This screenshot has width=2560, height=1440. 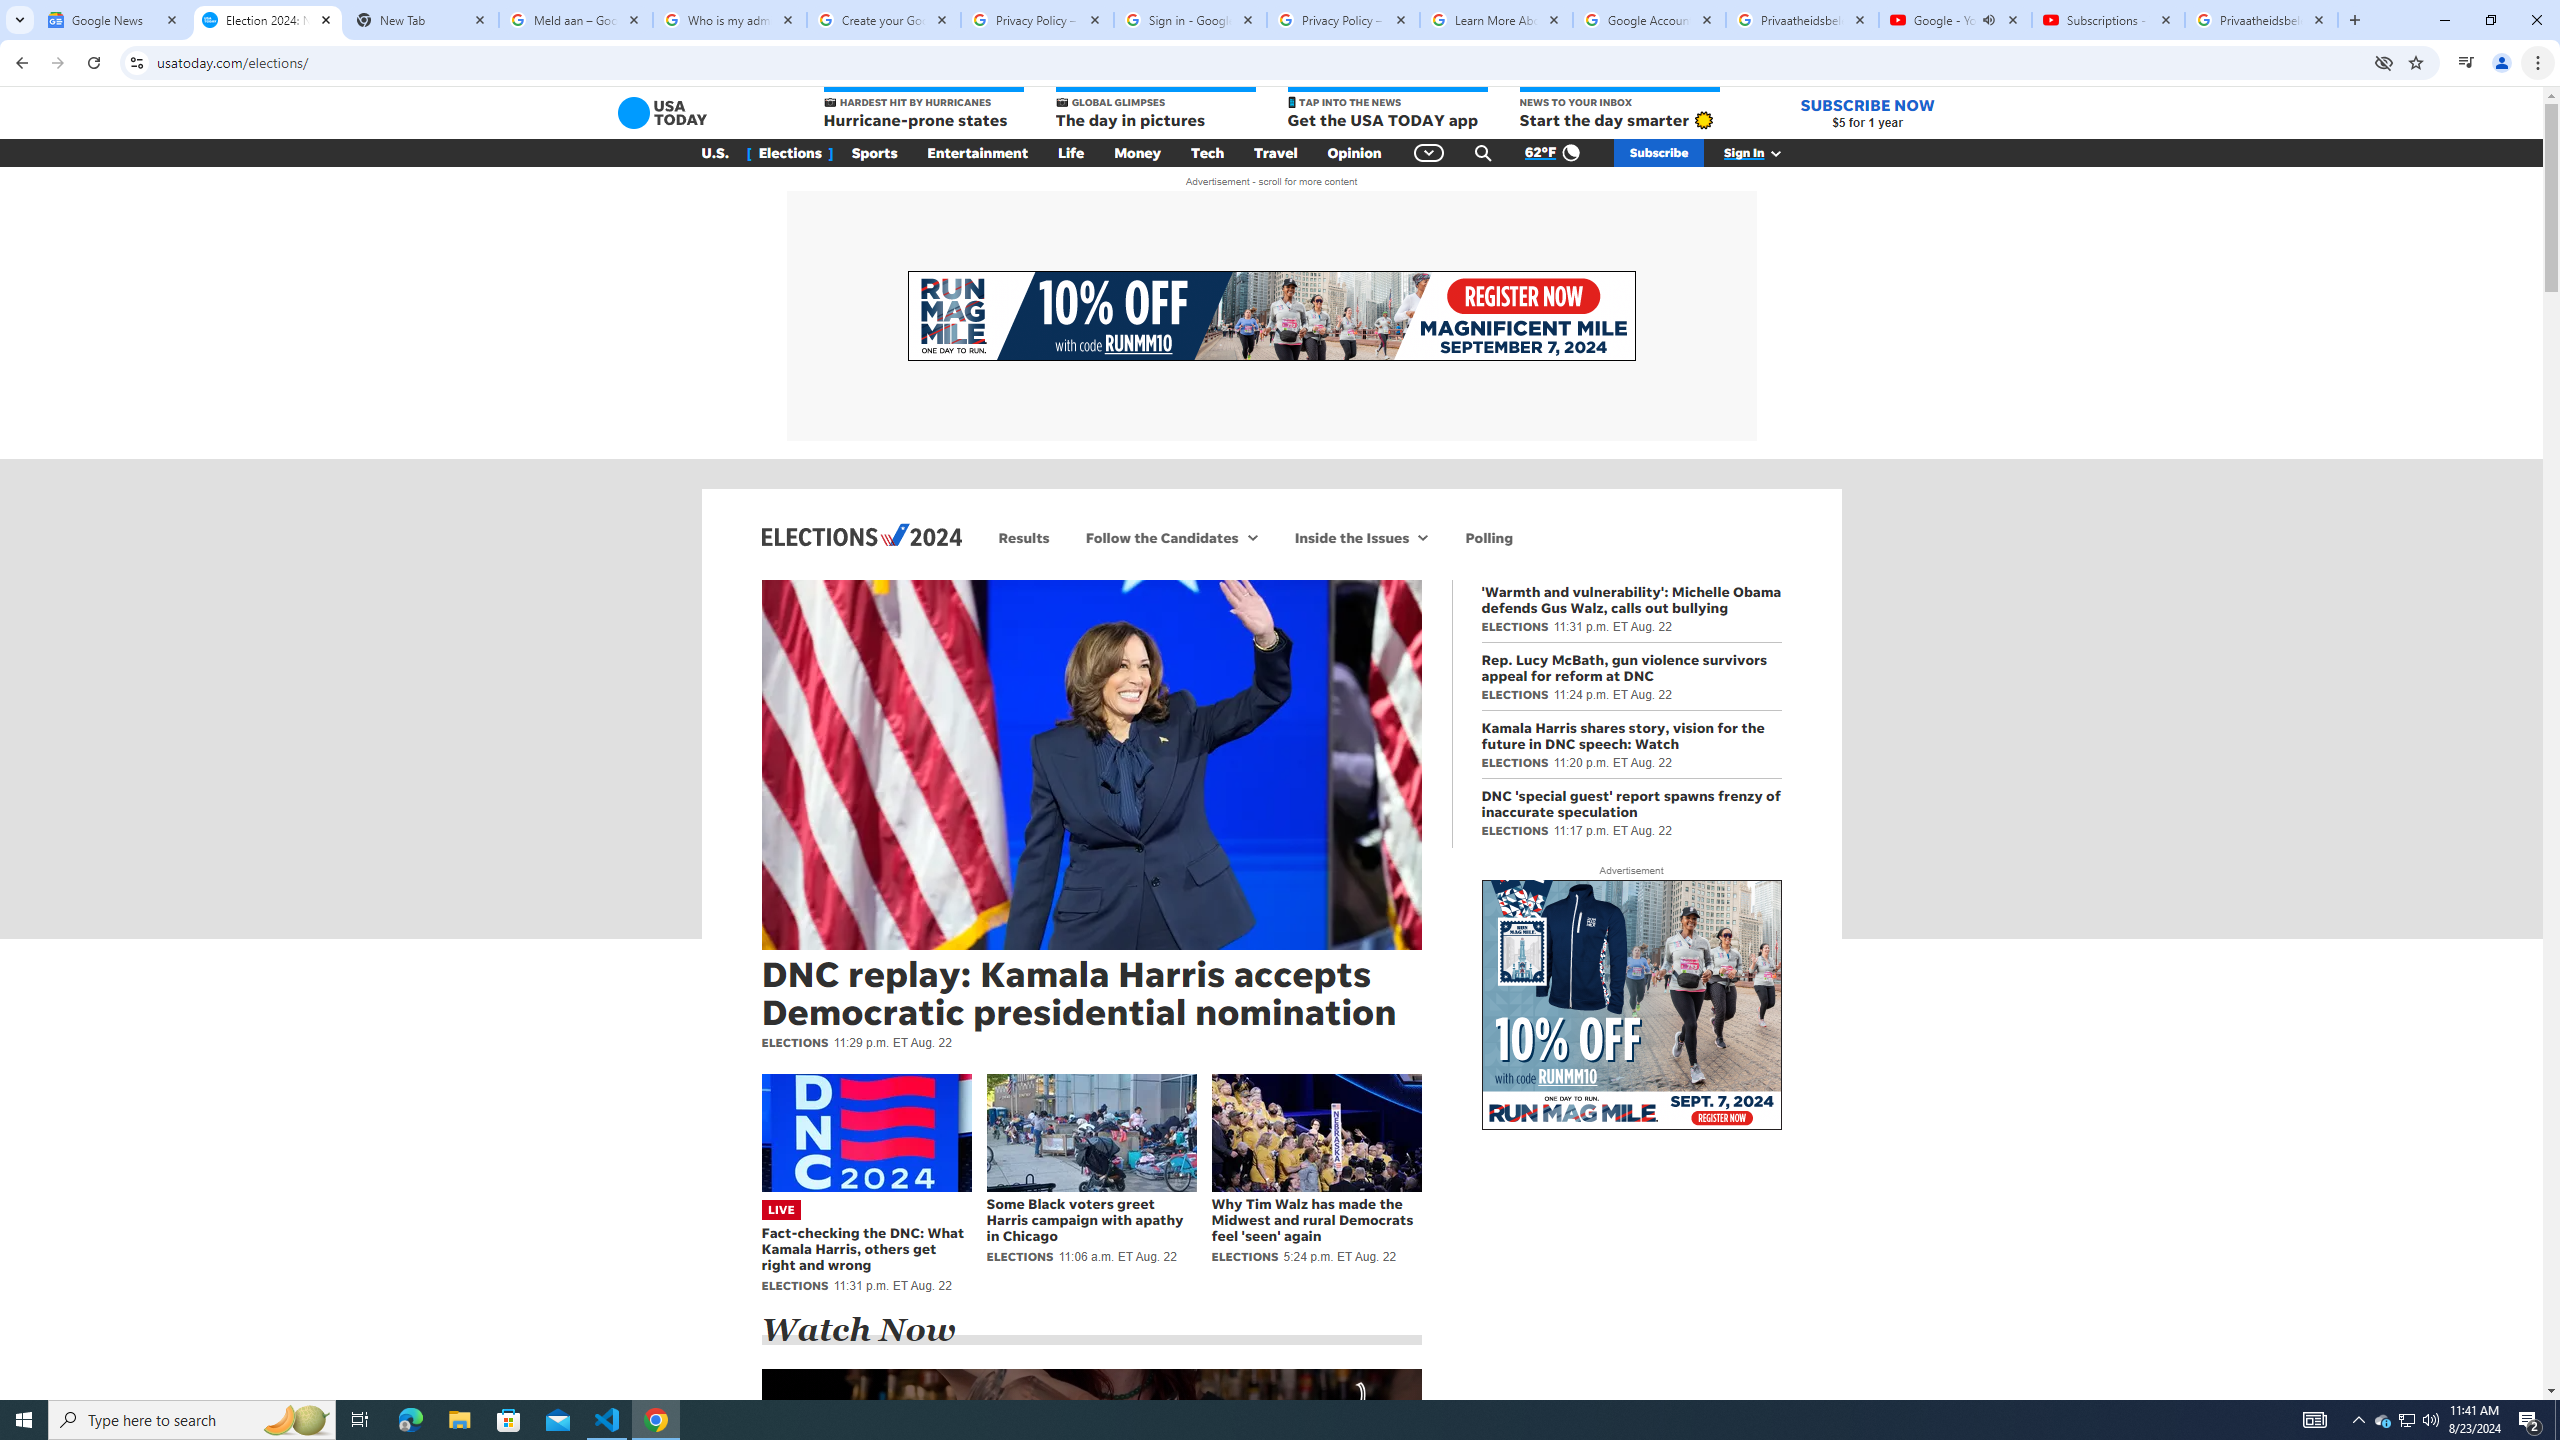 What do you see at coordinates (714, 153) in the screenshot?
I see `'U.S.'` at bounding box center [714, 153].